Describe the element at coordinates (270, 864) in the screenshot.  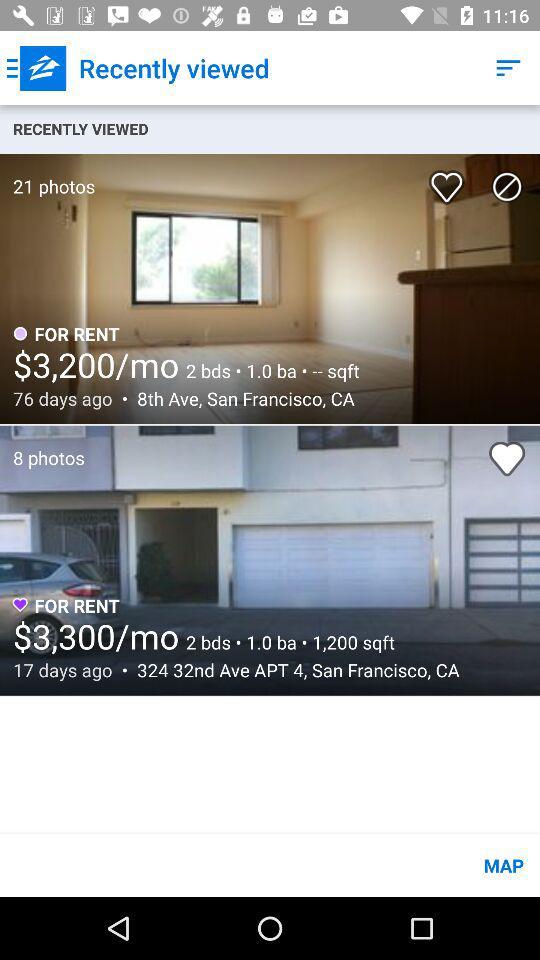
I see `the map` at that location.